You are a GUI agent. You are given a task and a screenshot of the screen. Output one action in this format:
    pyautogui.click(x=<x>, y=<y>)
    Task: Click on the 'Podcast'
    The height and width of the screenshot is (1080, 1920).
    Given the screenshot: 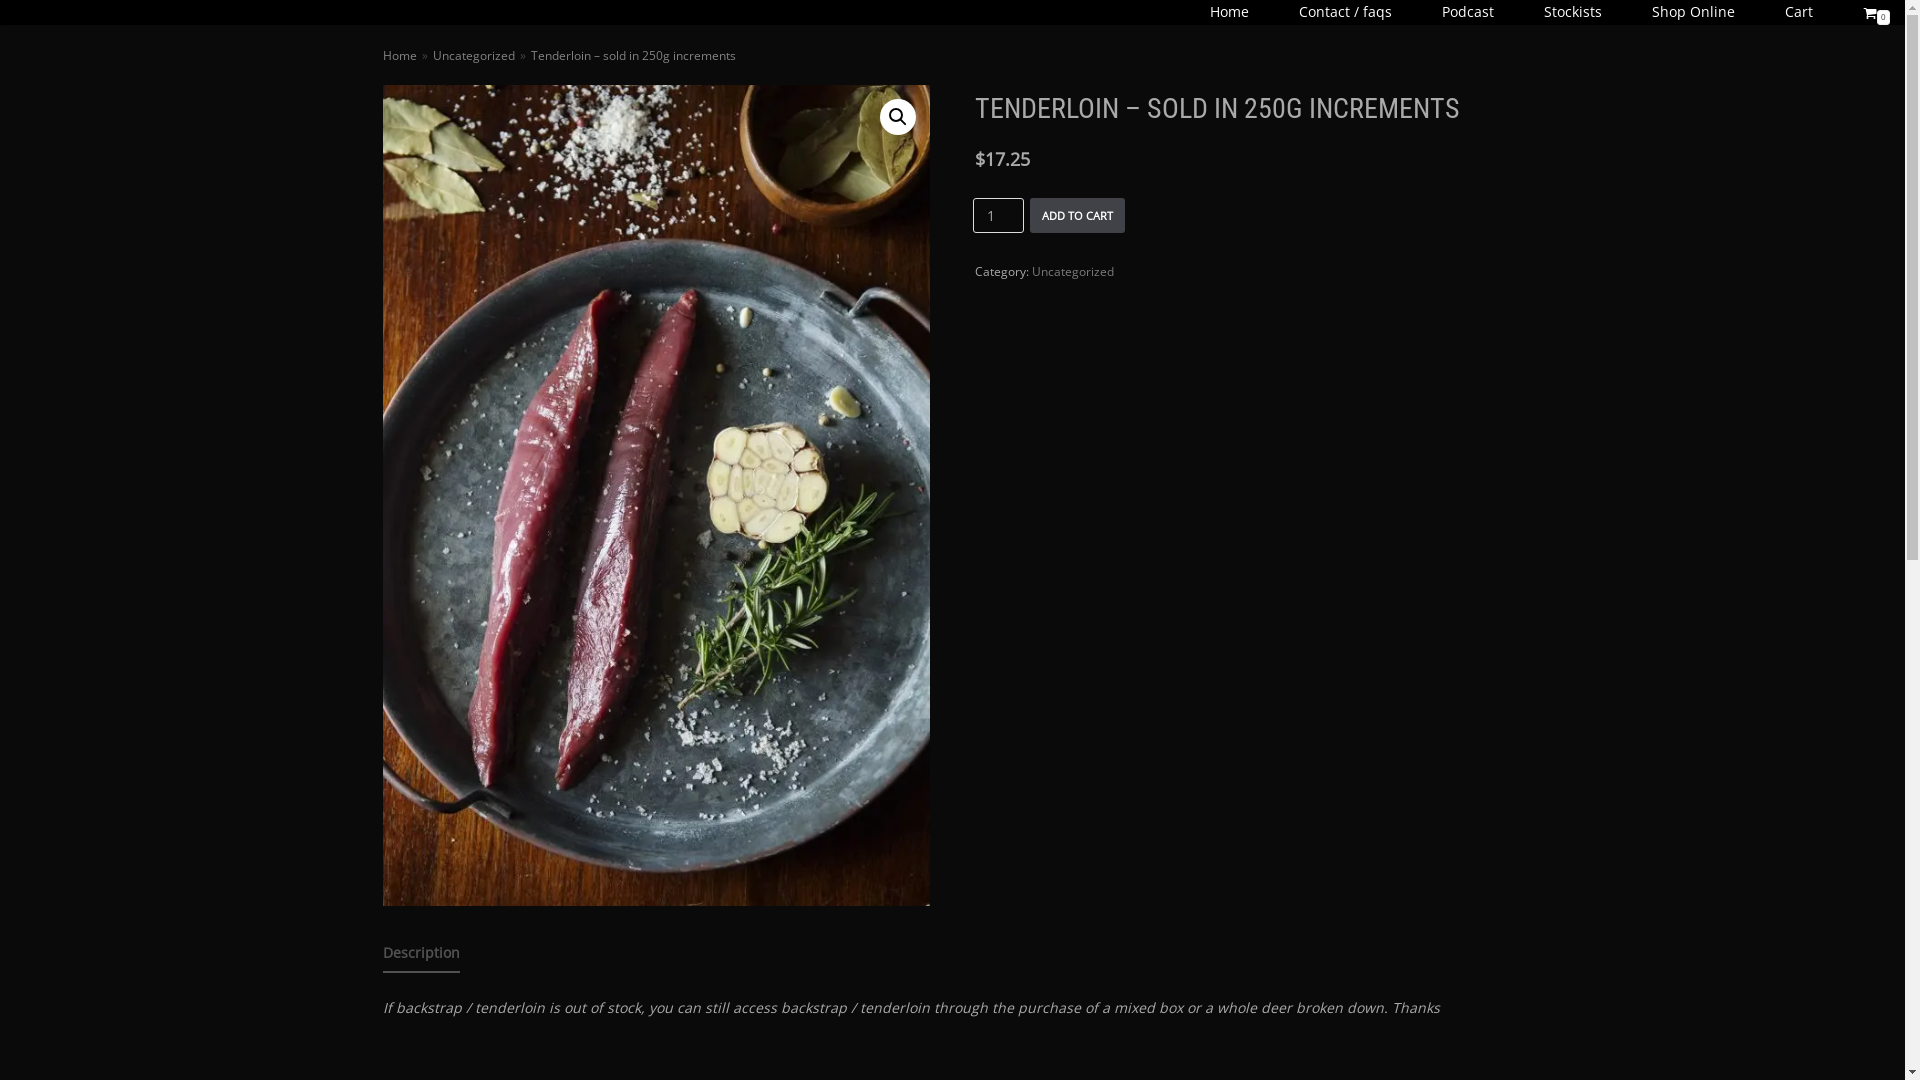 What is the action you would take?
    pyautogui.click(x=1441, y=12)
    